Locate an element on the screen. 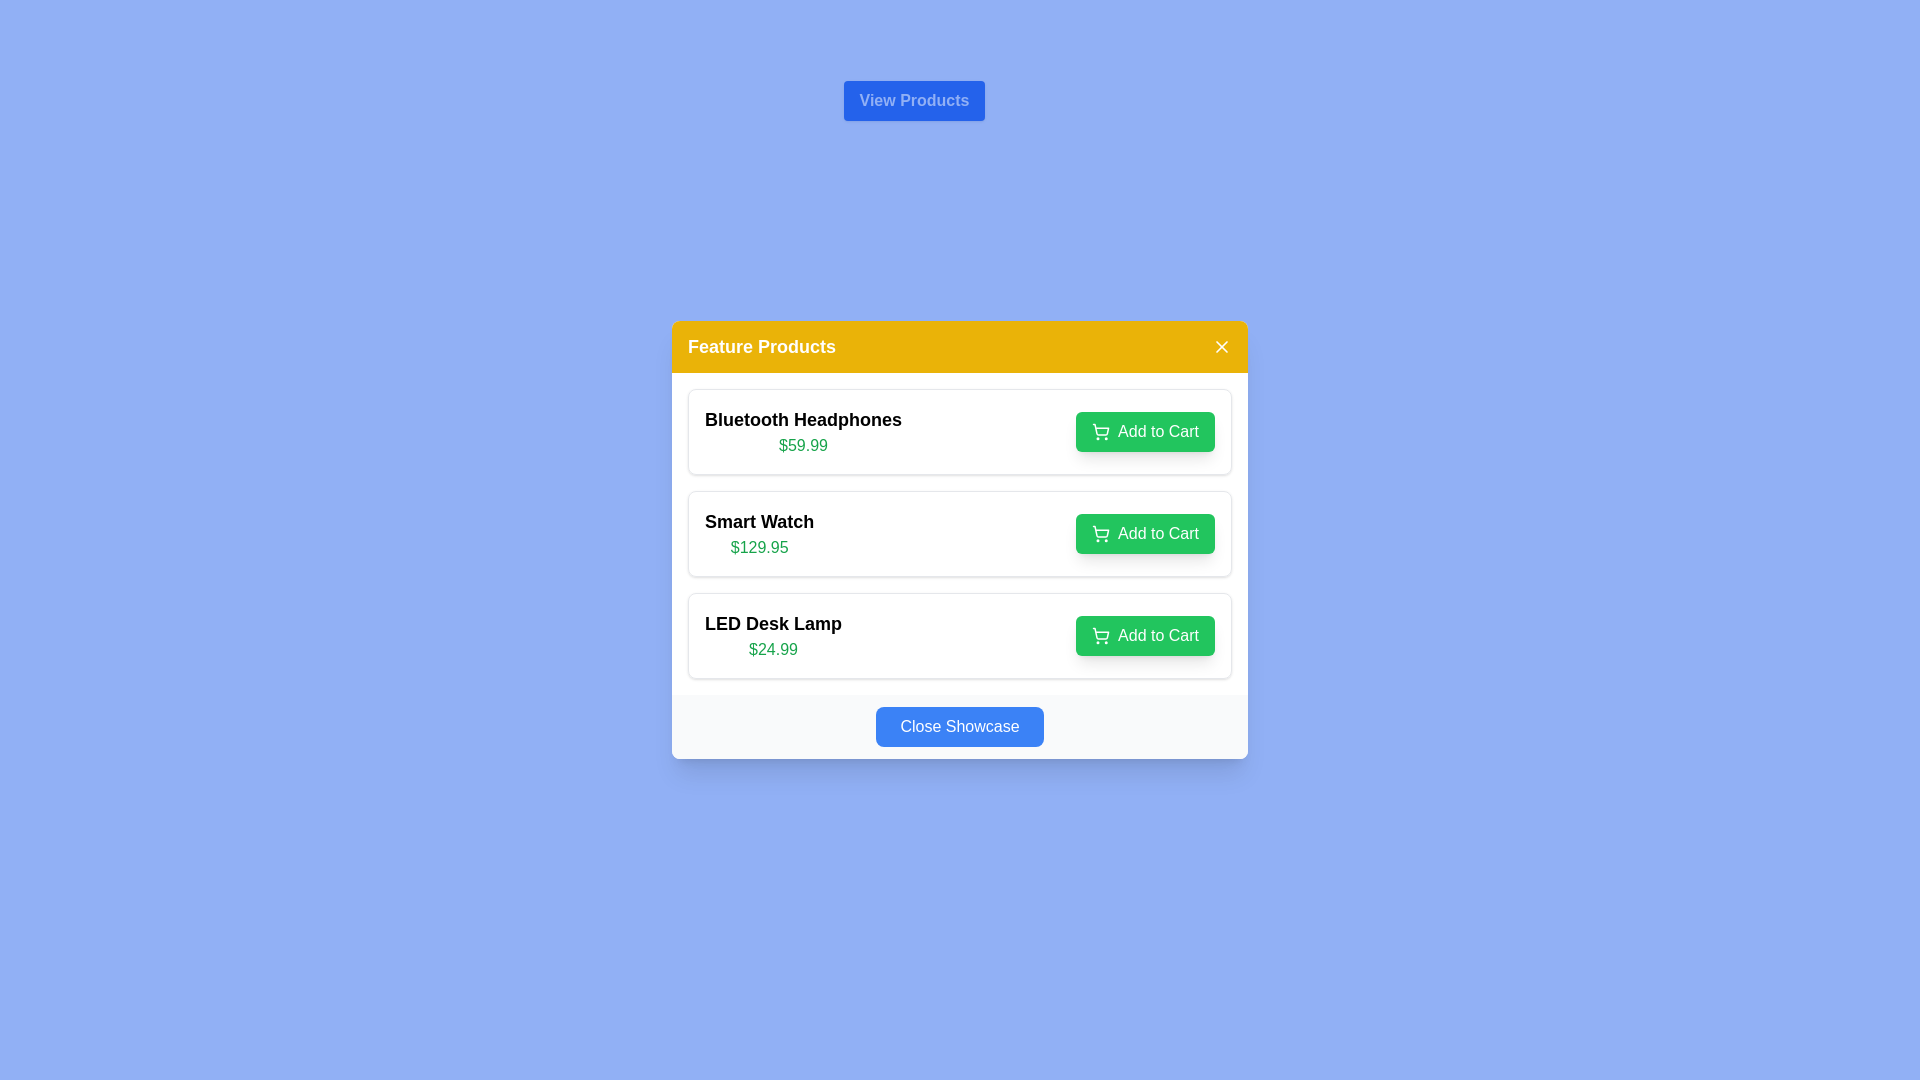 The image size is (1920, 1080). the small button displaying a cross ('X') icon with a yellow background located at the top-right corner of the 'Feature Products' header is located at coordinates (1221, 346).